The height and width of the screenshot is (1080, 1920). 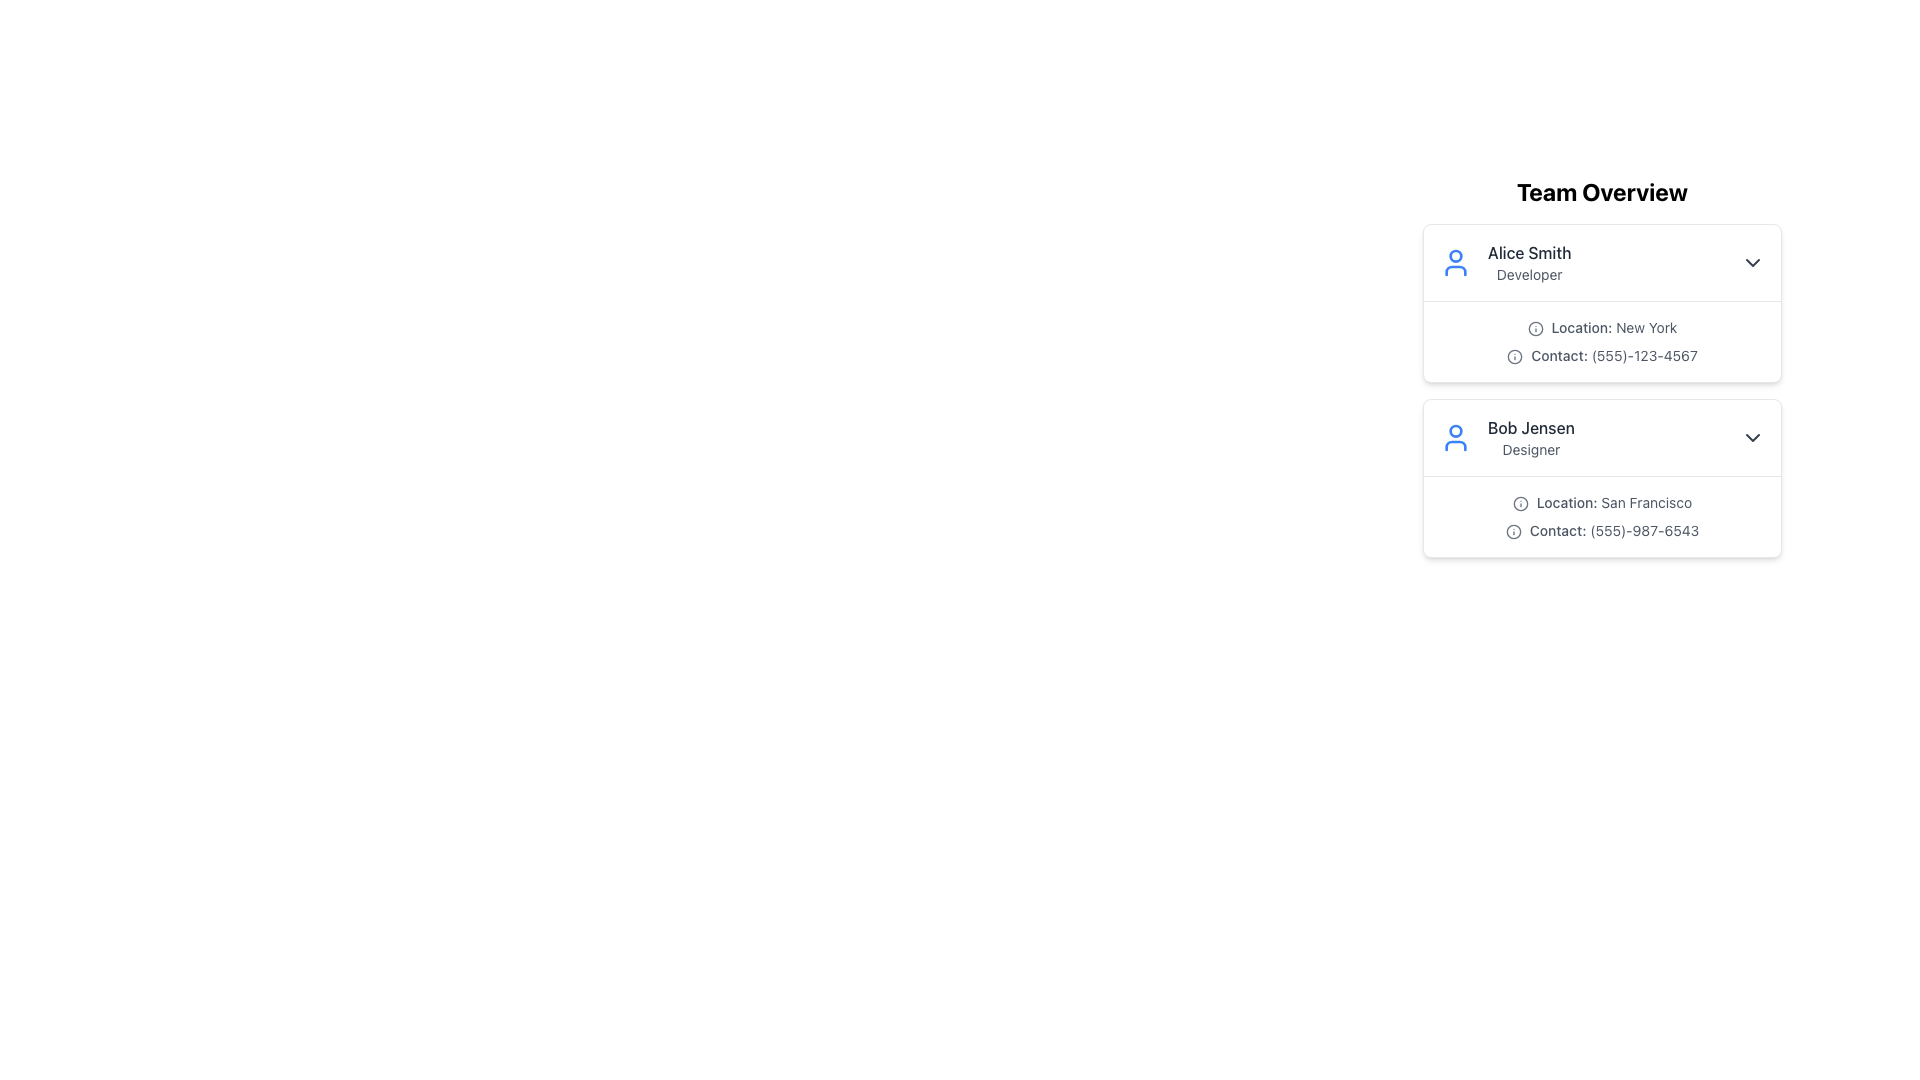 What do you see at coordinates (1530, 427) in the screenshot?
I see `text content of the text label displaying 'Bob Jensen', which is a prominent dark gray label positioned at the top of the card` at bounding box center [1530, 427].